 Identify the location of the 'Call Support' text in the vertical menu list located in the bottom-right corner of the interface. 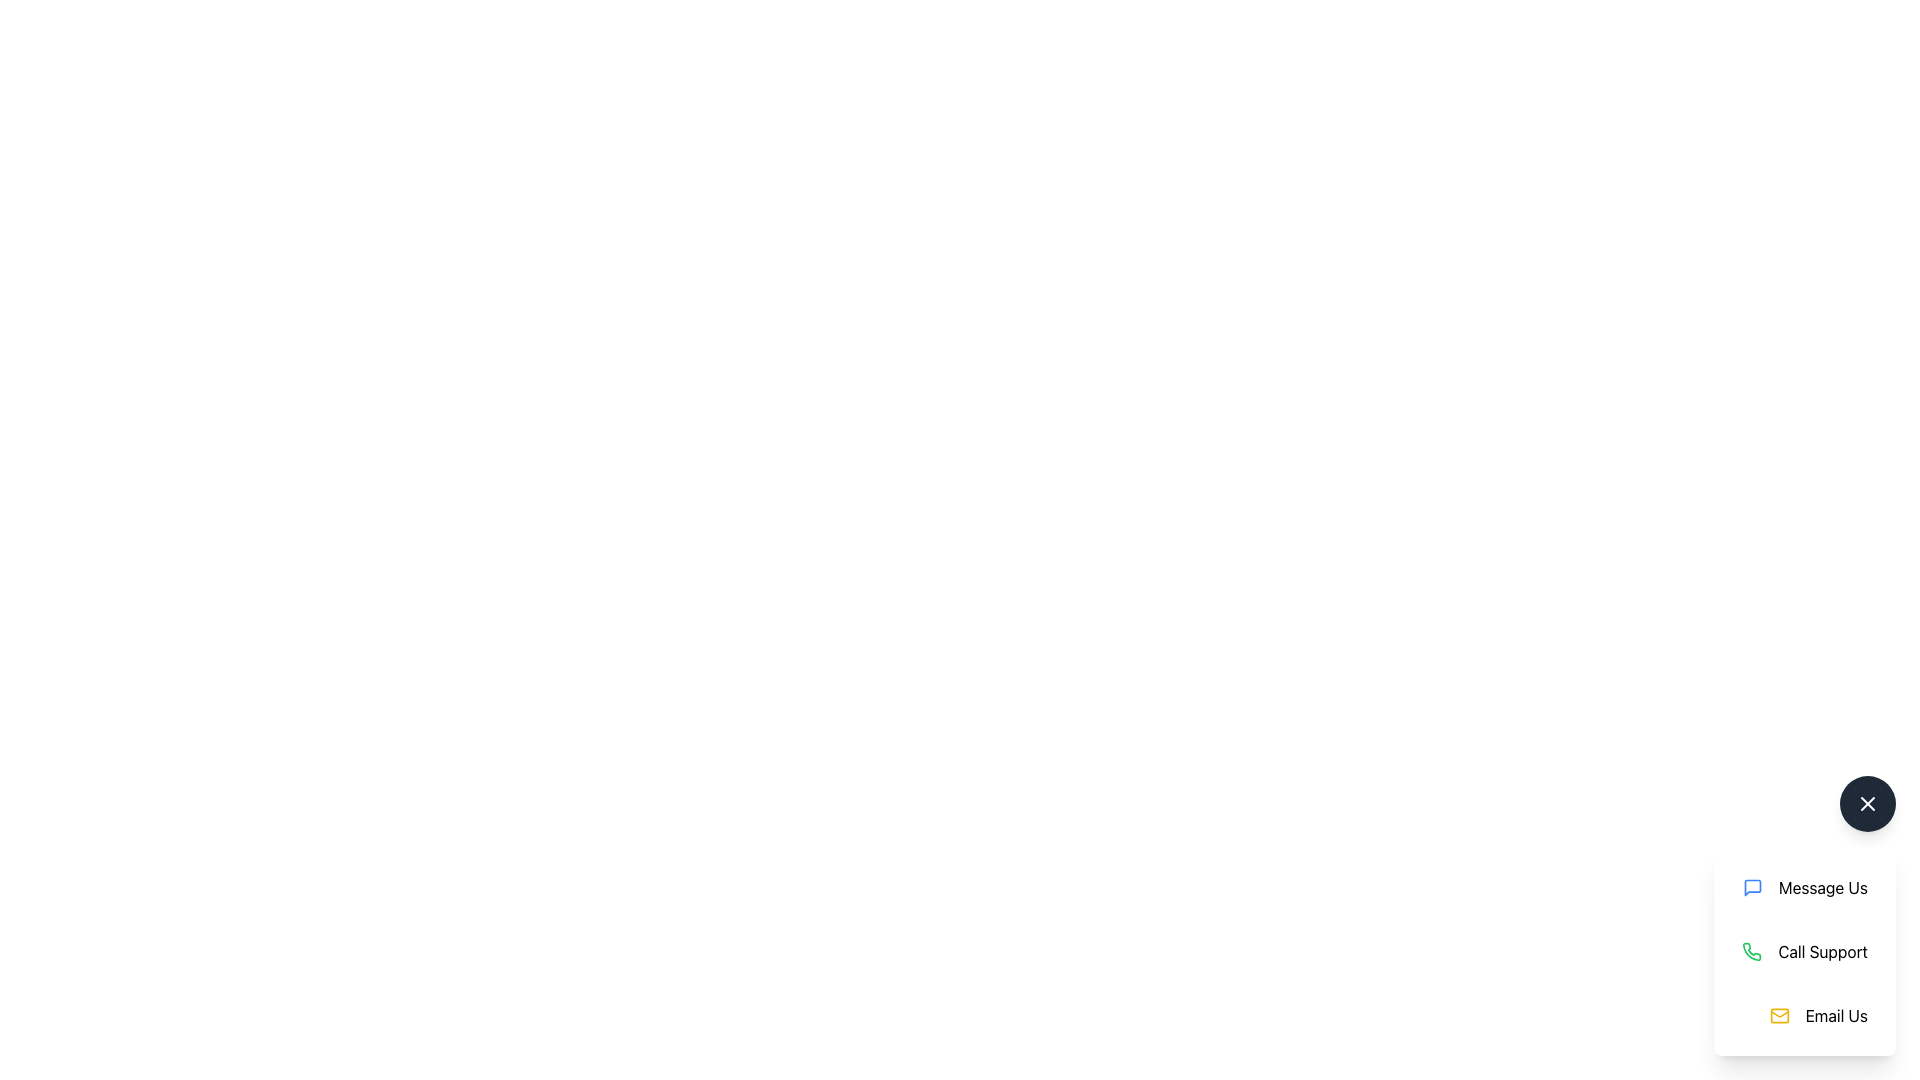
(1823, 951).